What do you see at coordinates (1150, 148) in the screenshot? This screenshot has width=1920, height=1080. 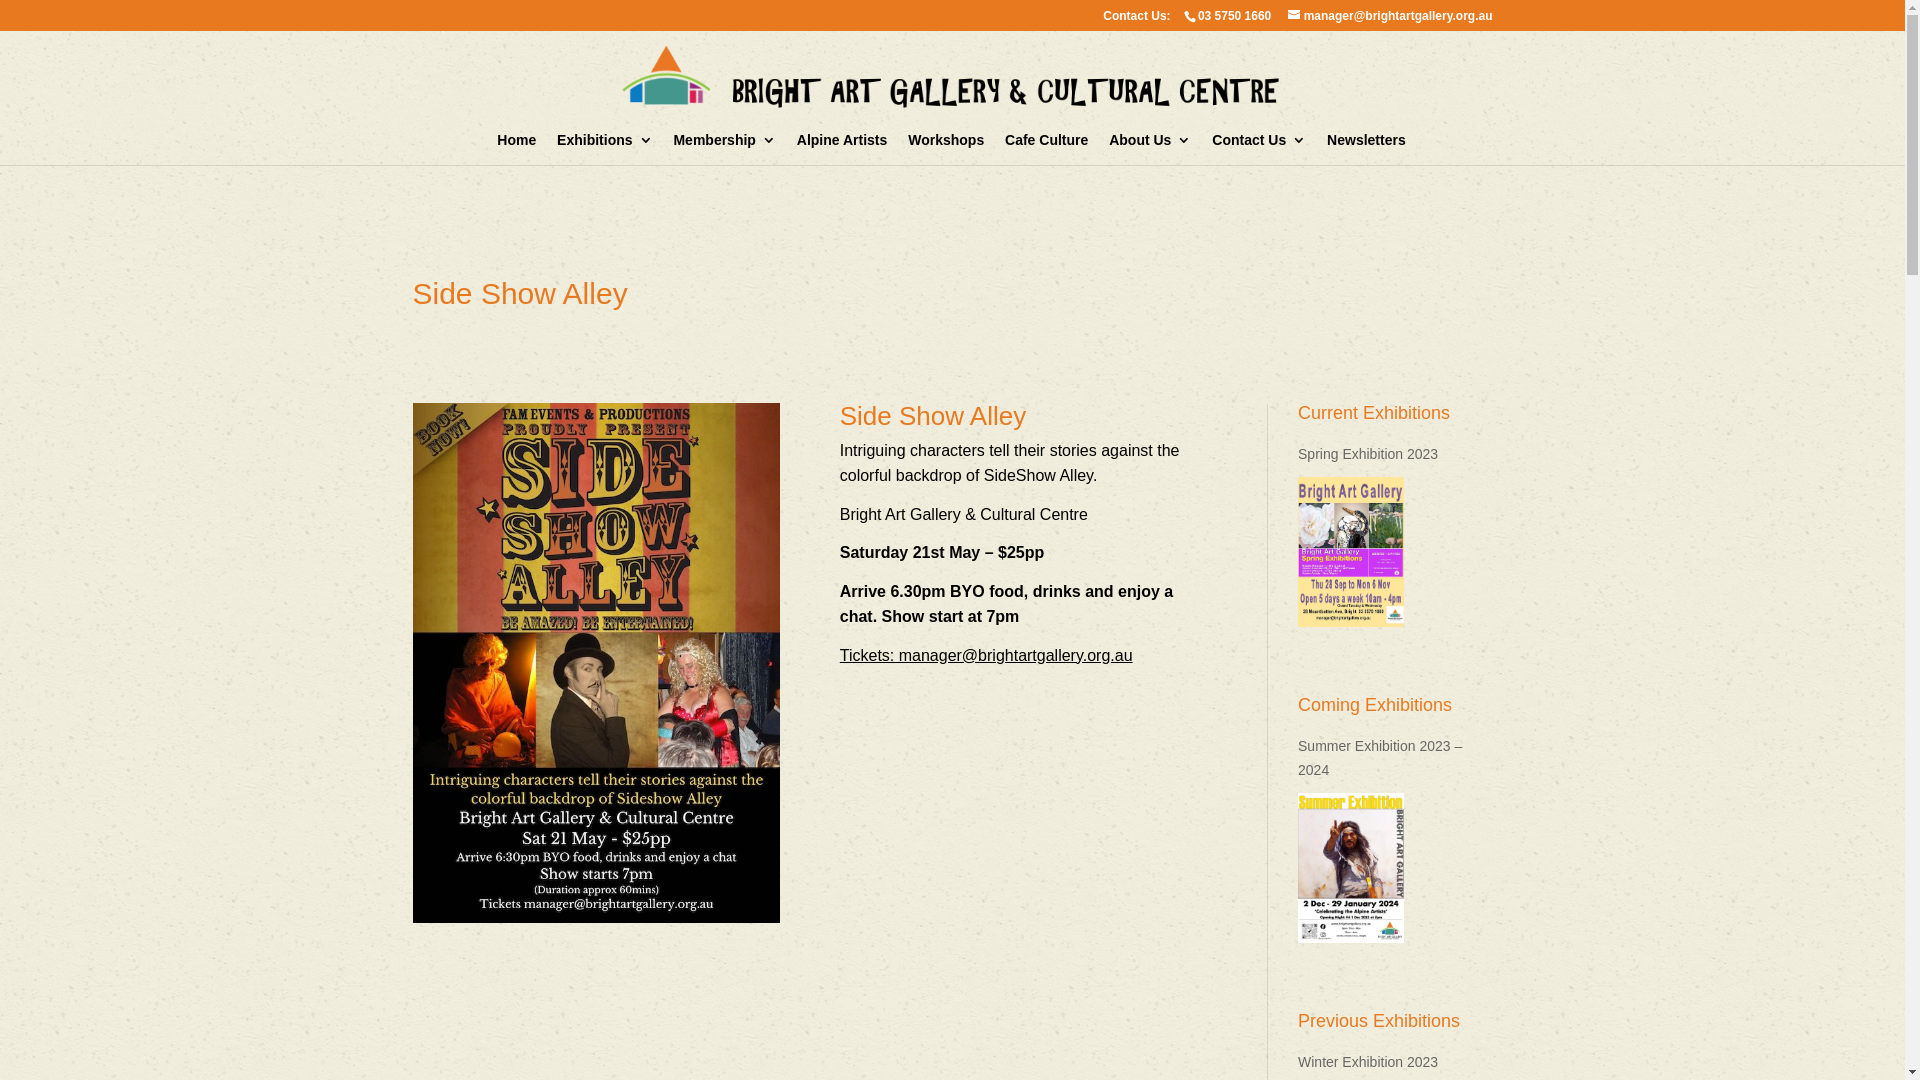 I see `'About Us'` at bounding box center [1150, 148].